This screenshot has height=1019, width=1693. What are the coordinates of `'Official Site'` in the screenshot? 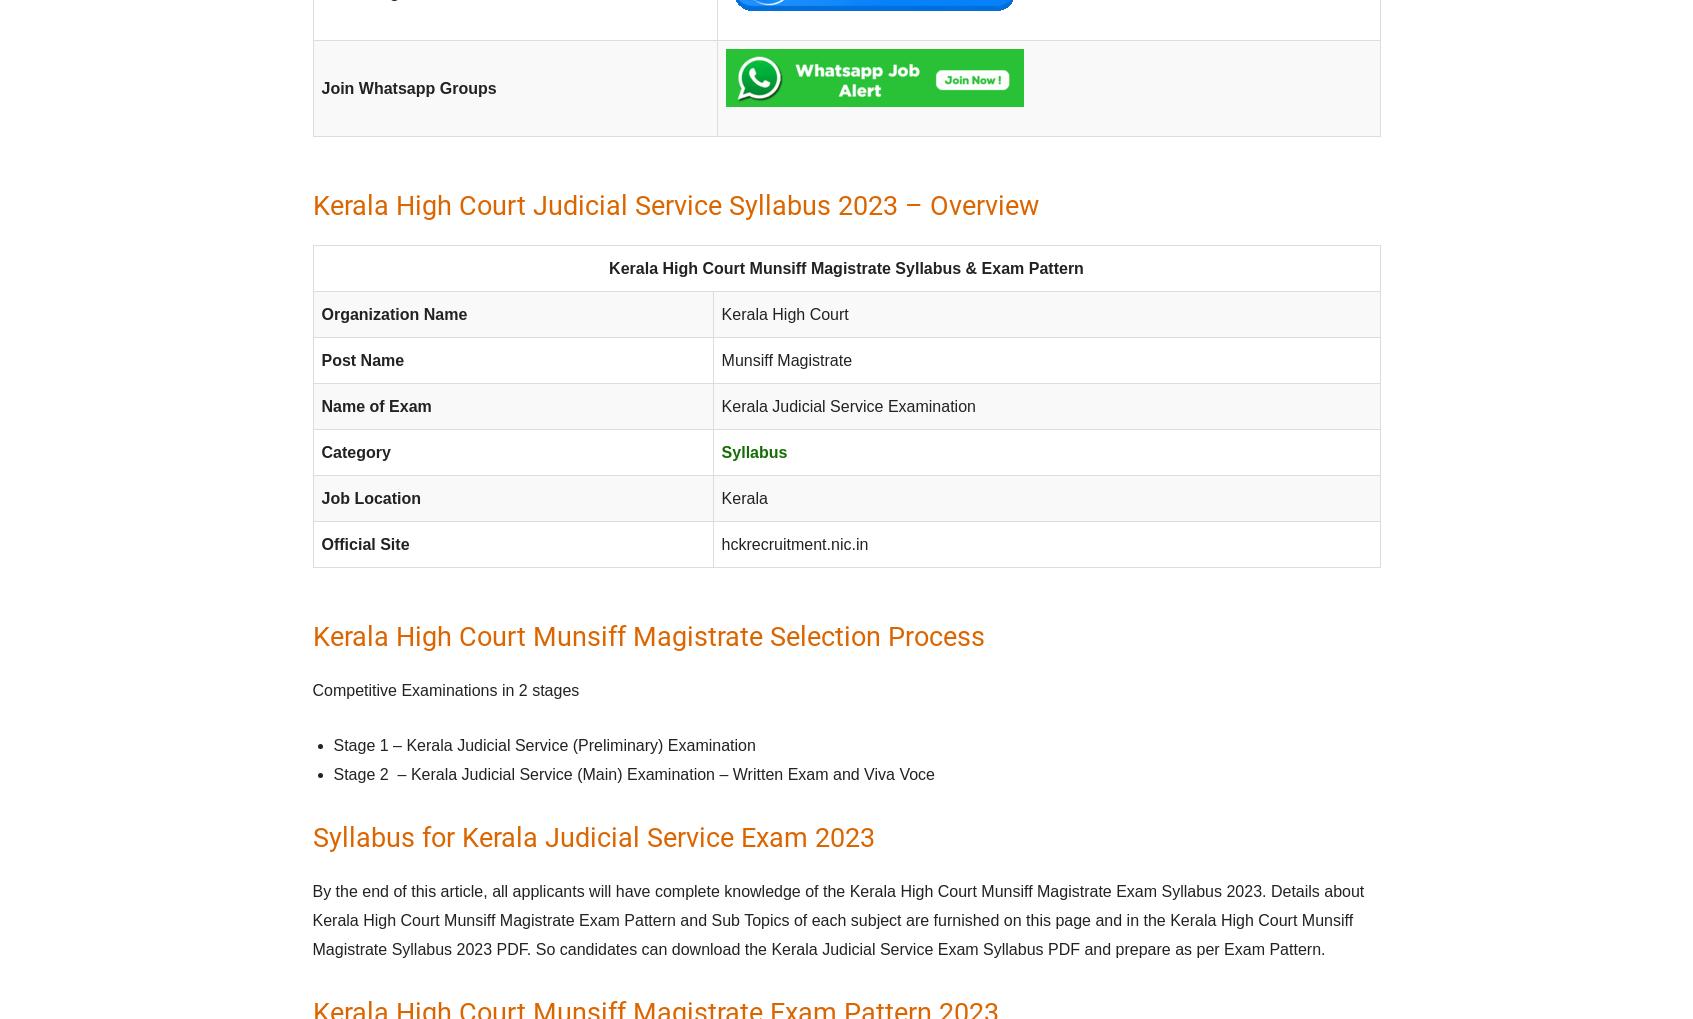 It's located at (365, 544).